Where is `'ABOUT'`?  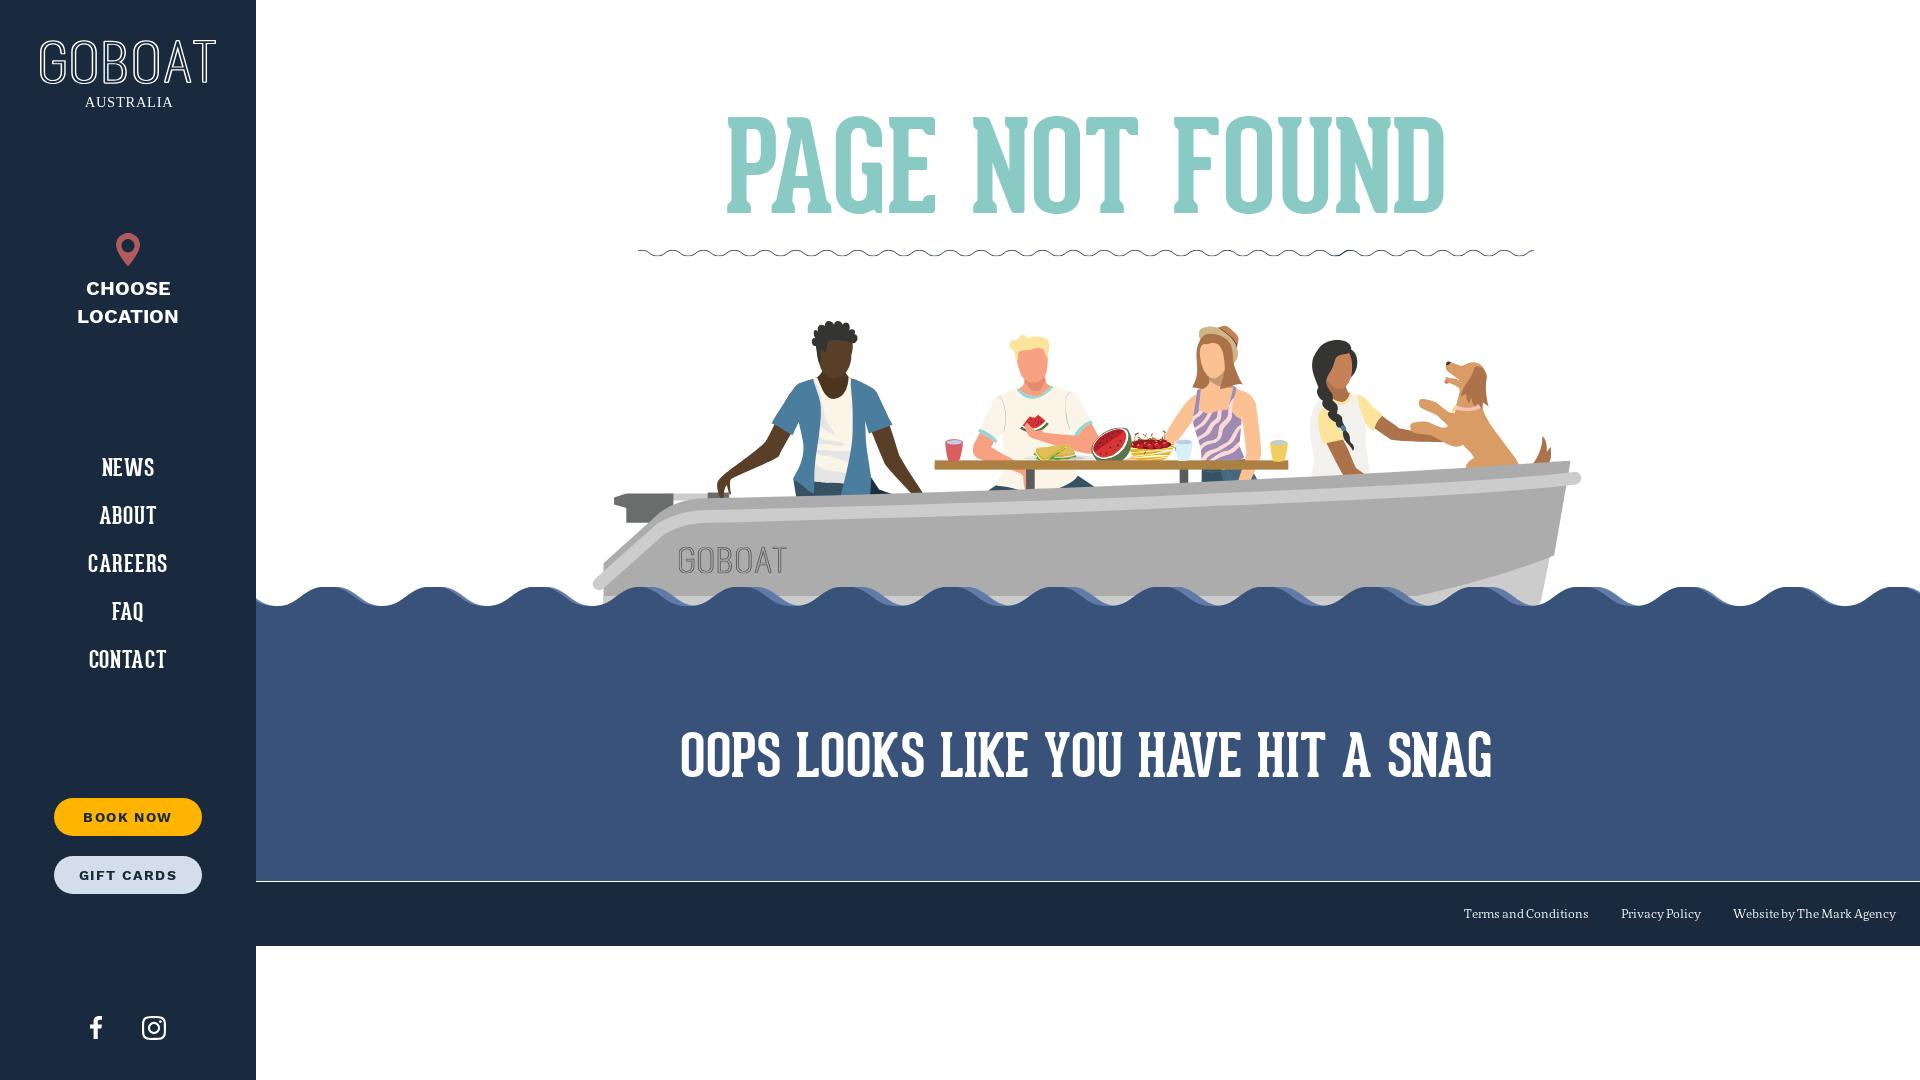
'ABOUT' is located at coordinates (127, 515).